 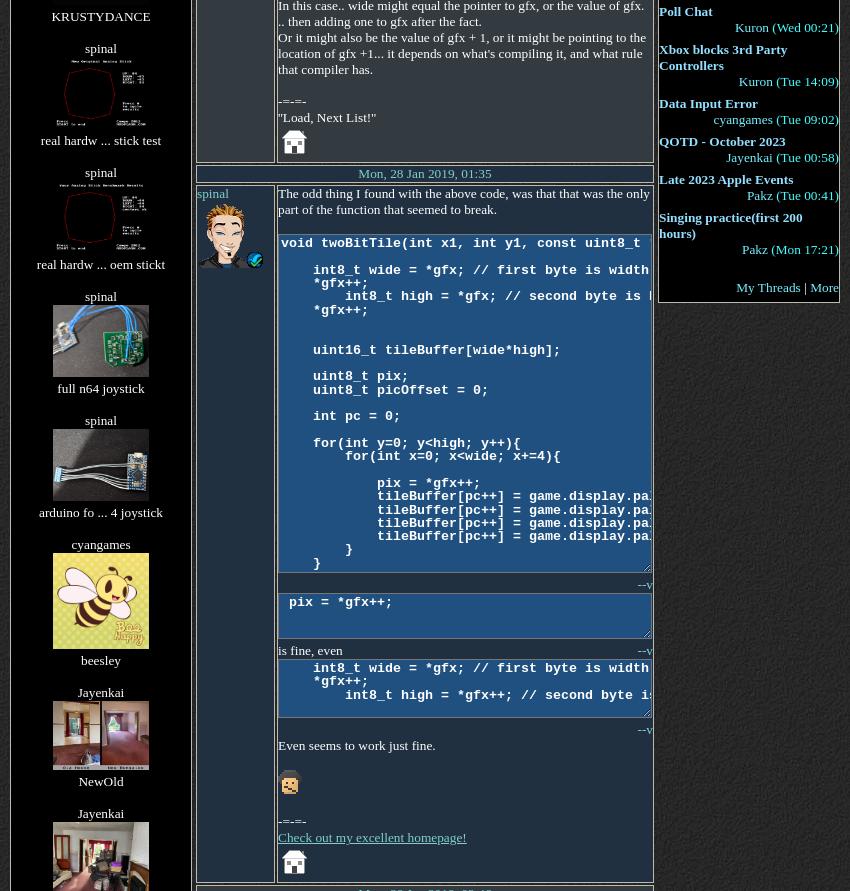 What do you see at coordinates (684, 11) in the screenshot?
I see `'Poll Chat'` at bounding box center [684, 11].